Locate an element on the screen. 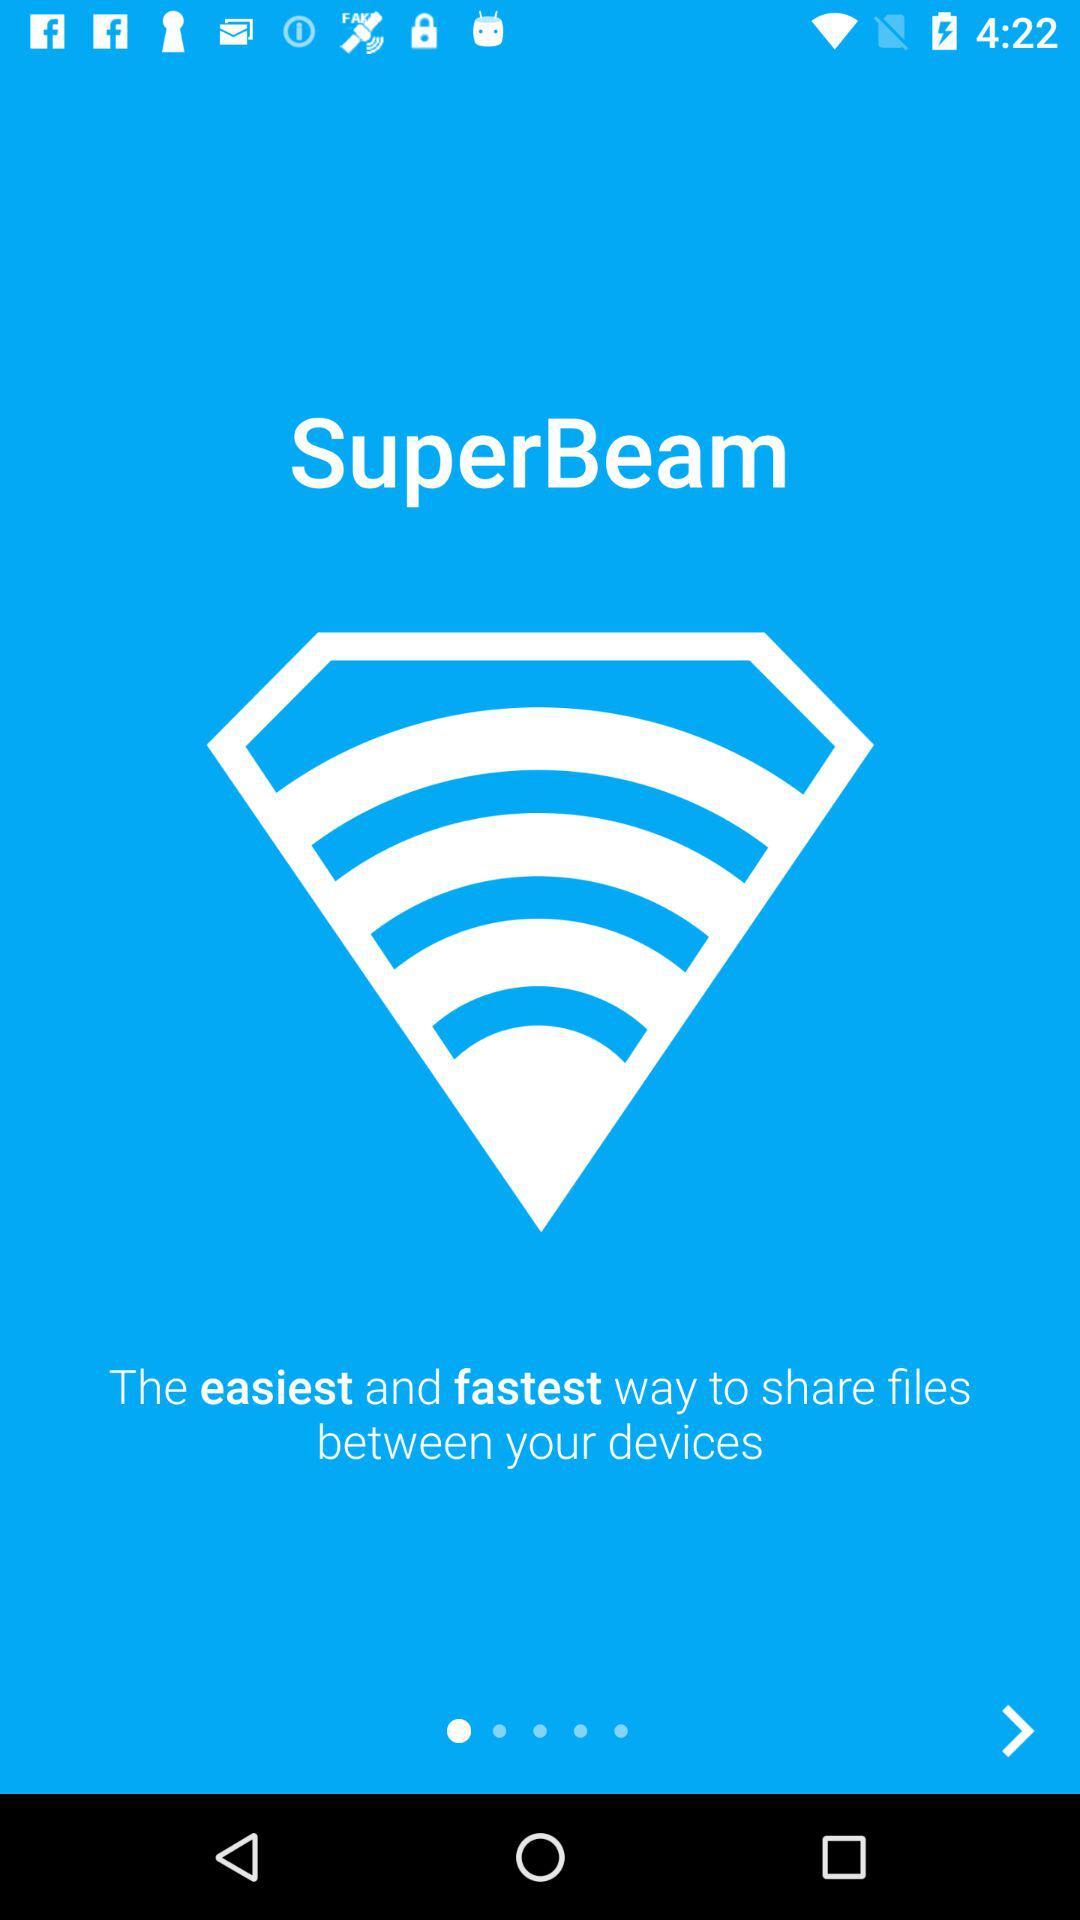 Image resolution: width=1080 pixels, height=1920 pixels. the arrow_forward icon is located at coordinates (1017, 1730).